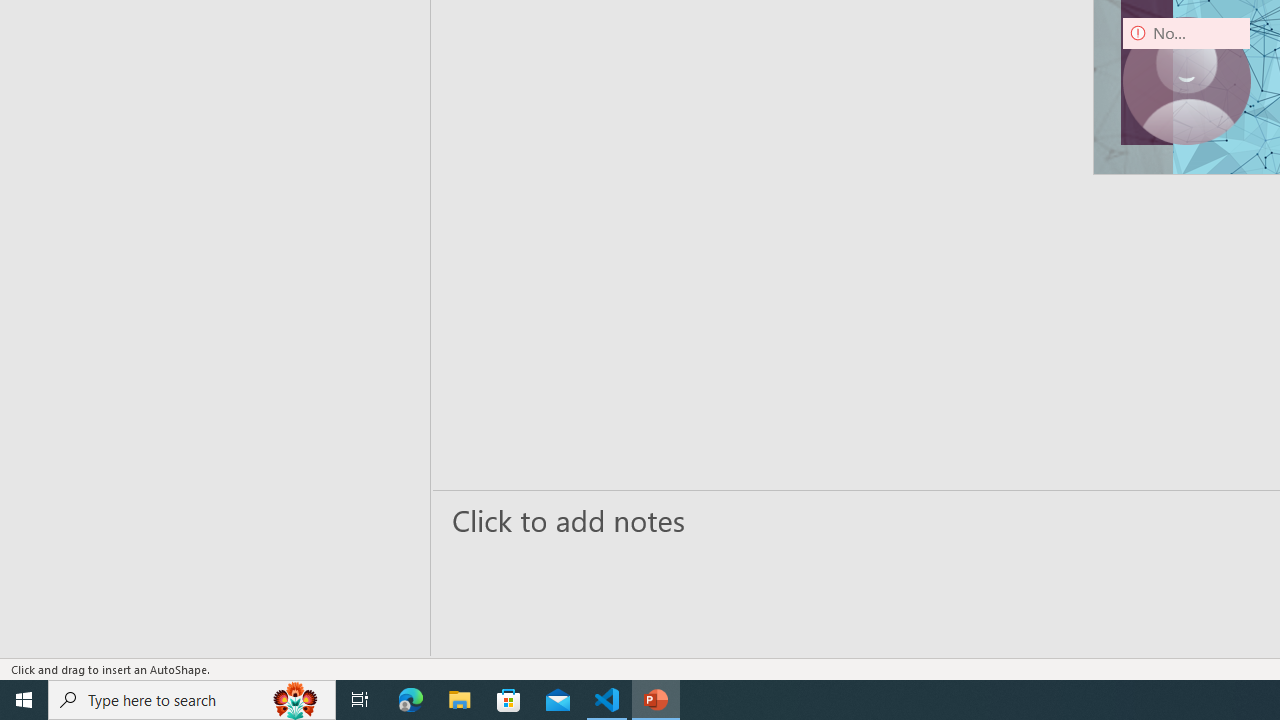 Image resolution: width=1280 pixels, height=720 pixels. What do you see at coordinates (1186, 80) in the screenshot?
I see `'Camera 9, No camera detected.'` at bounding box center [1186, 80].